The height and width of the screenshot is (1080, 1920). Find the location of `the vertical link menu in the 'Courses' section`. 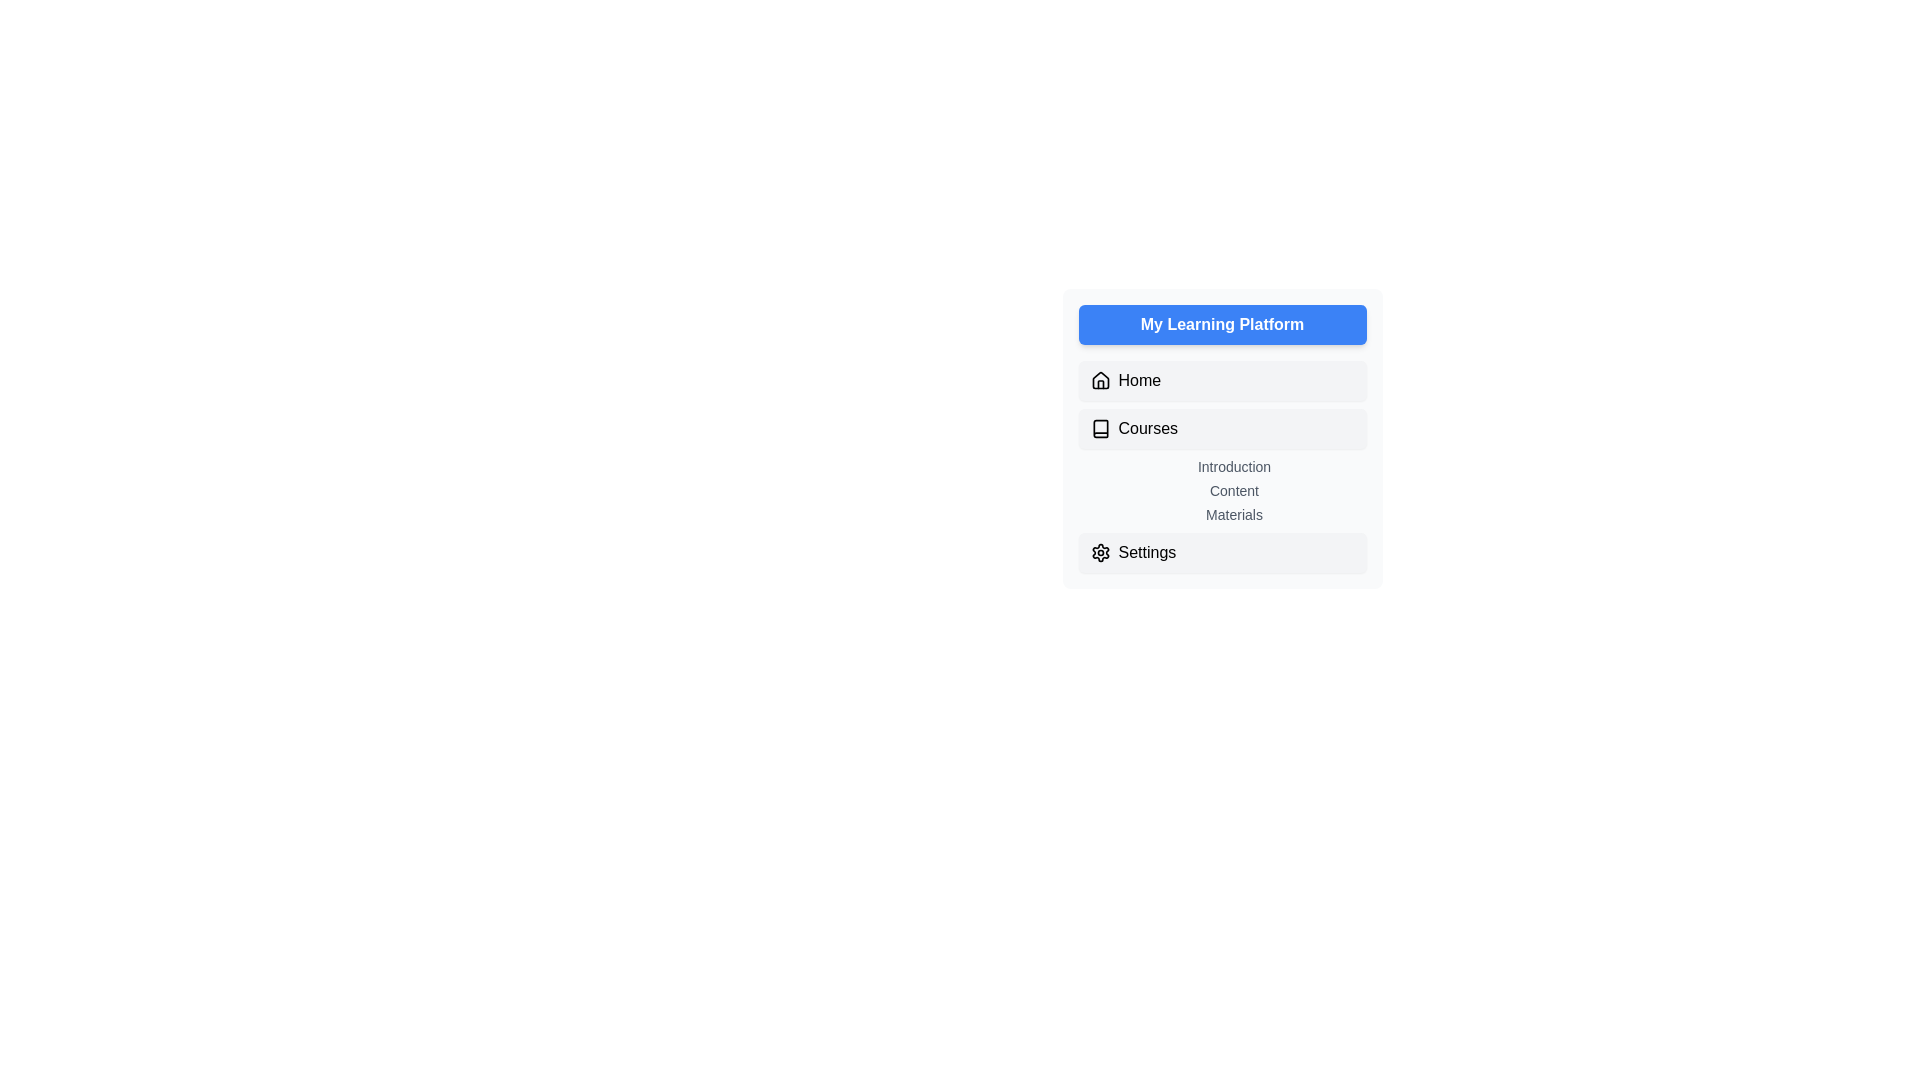

the vertical link menu in the 'Courses' section is located at coordinates (1233, 490).